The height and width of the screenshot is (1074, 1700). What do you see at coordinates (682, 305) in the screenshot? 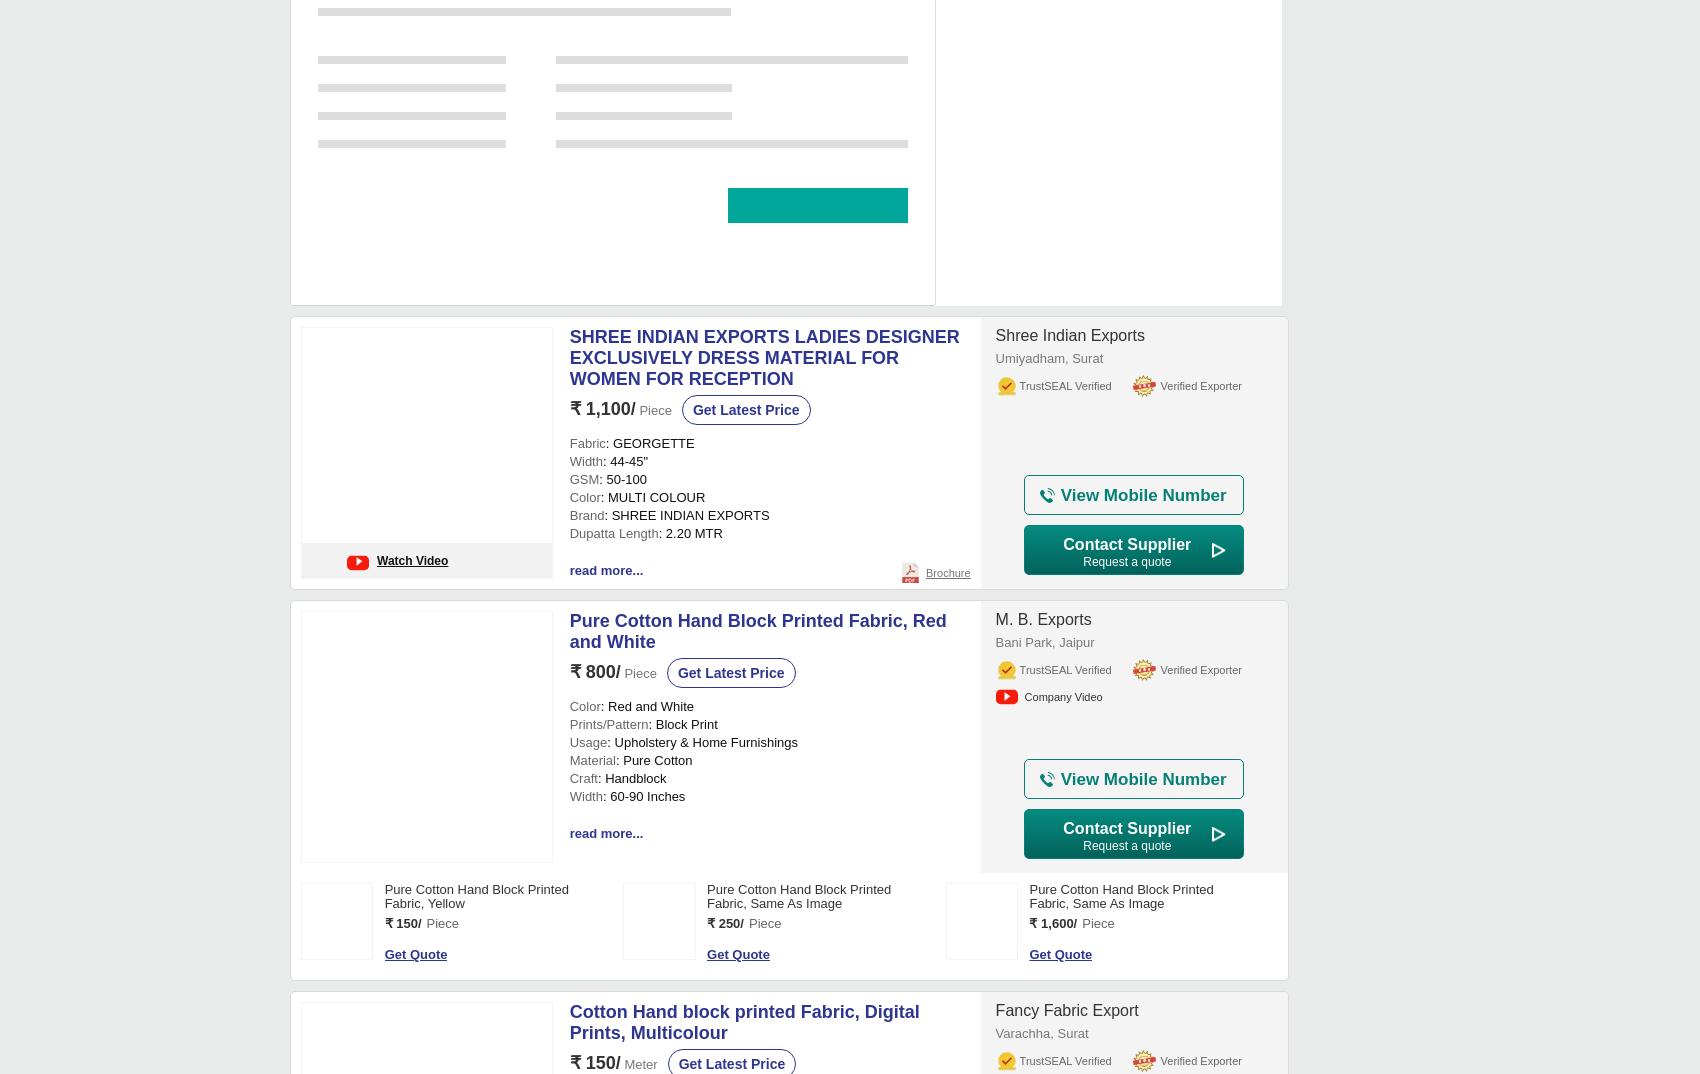
I see `':  Block Print'` at bounding box center [682, 305].